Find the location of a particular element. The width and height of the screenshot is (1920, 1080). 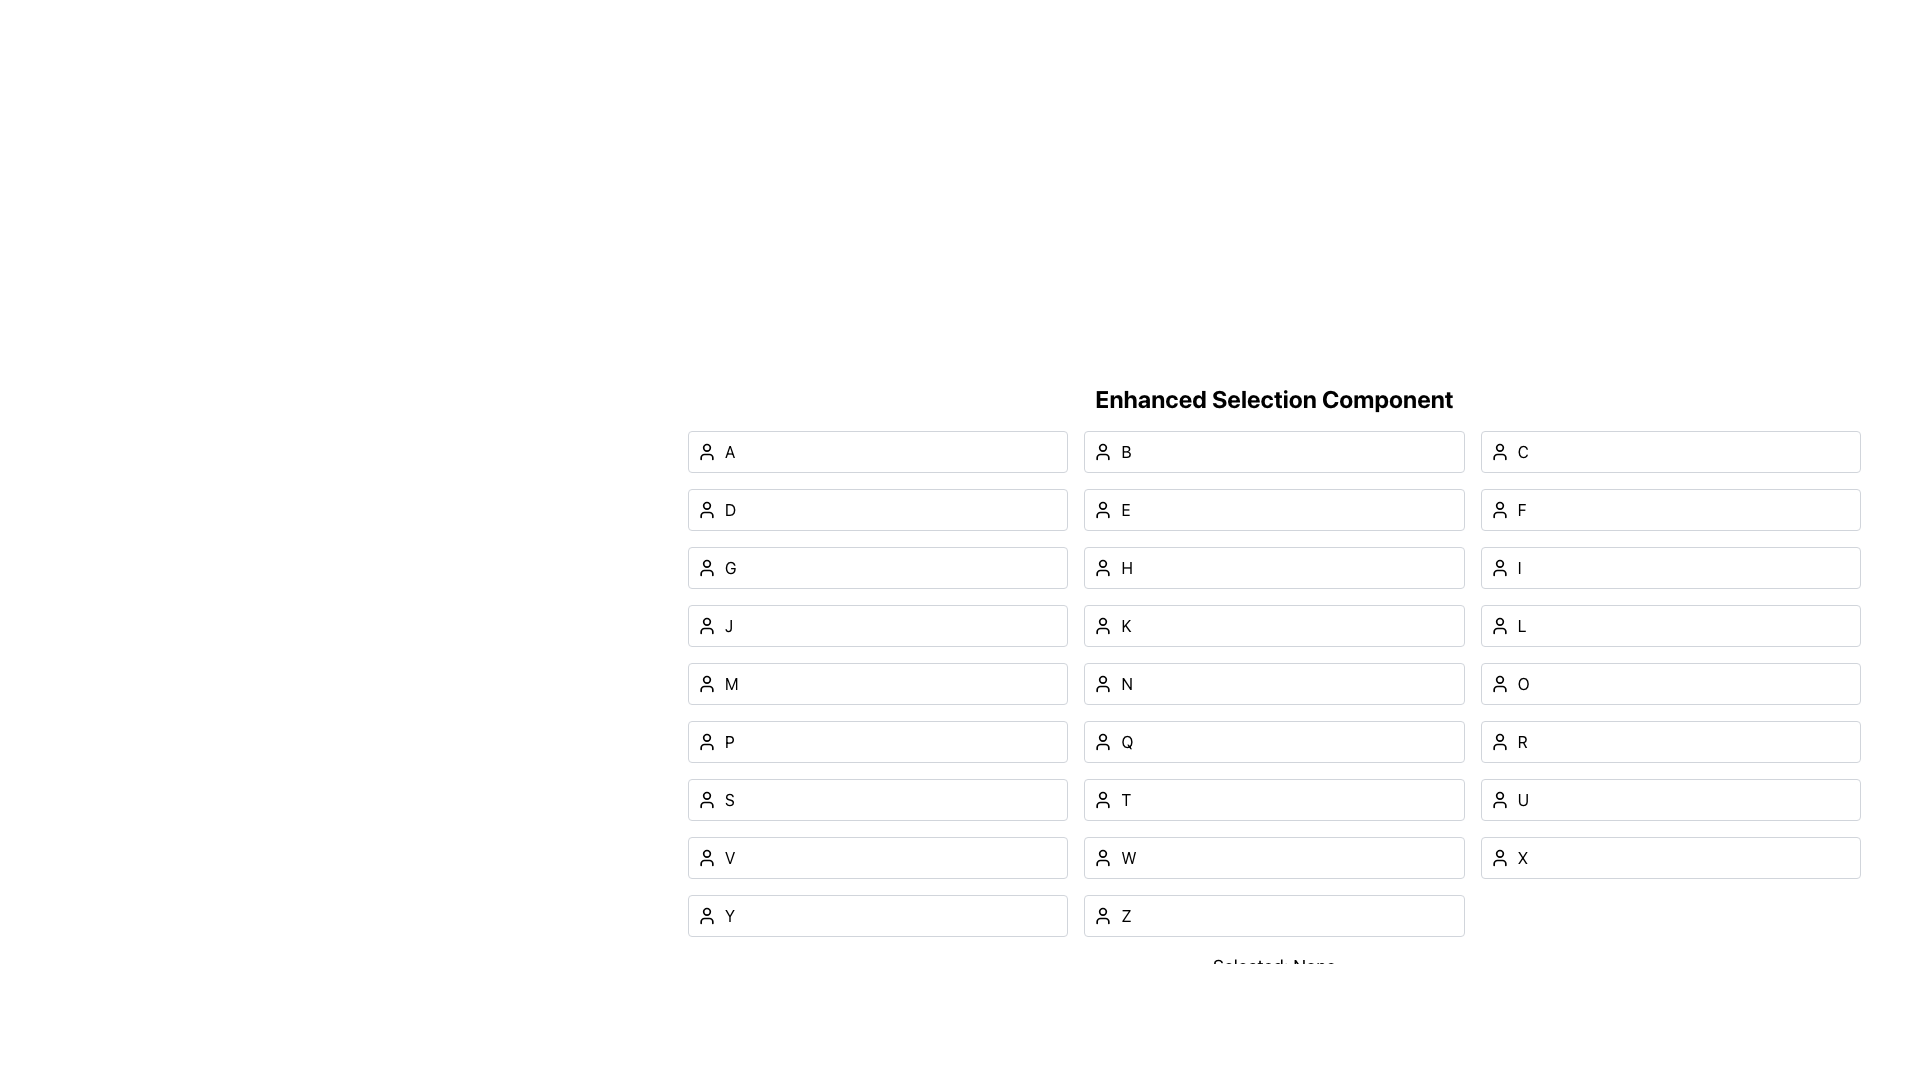

the user profile icon located within the button in the bottom left corner of the 'Enhanced Selection Component' grid is located at coordinates (706, 915).